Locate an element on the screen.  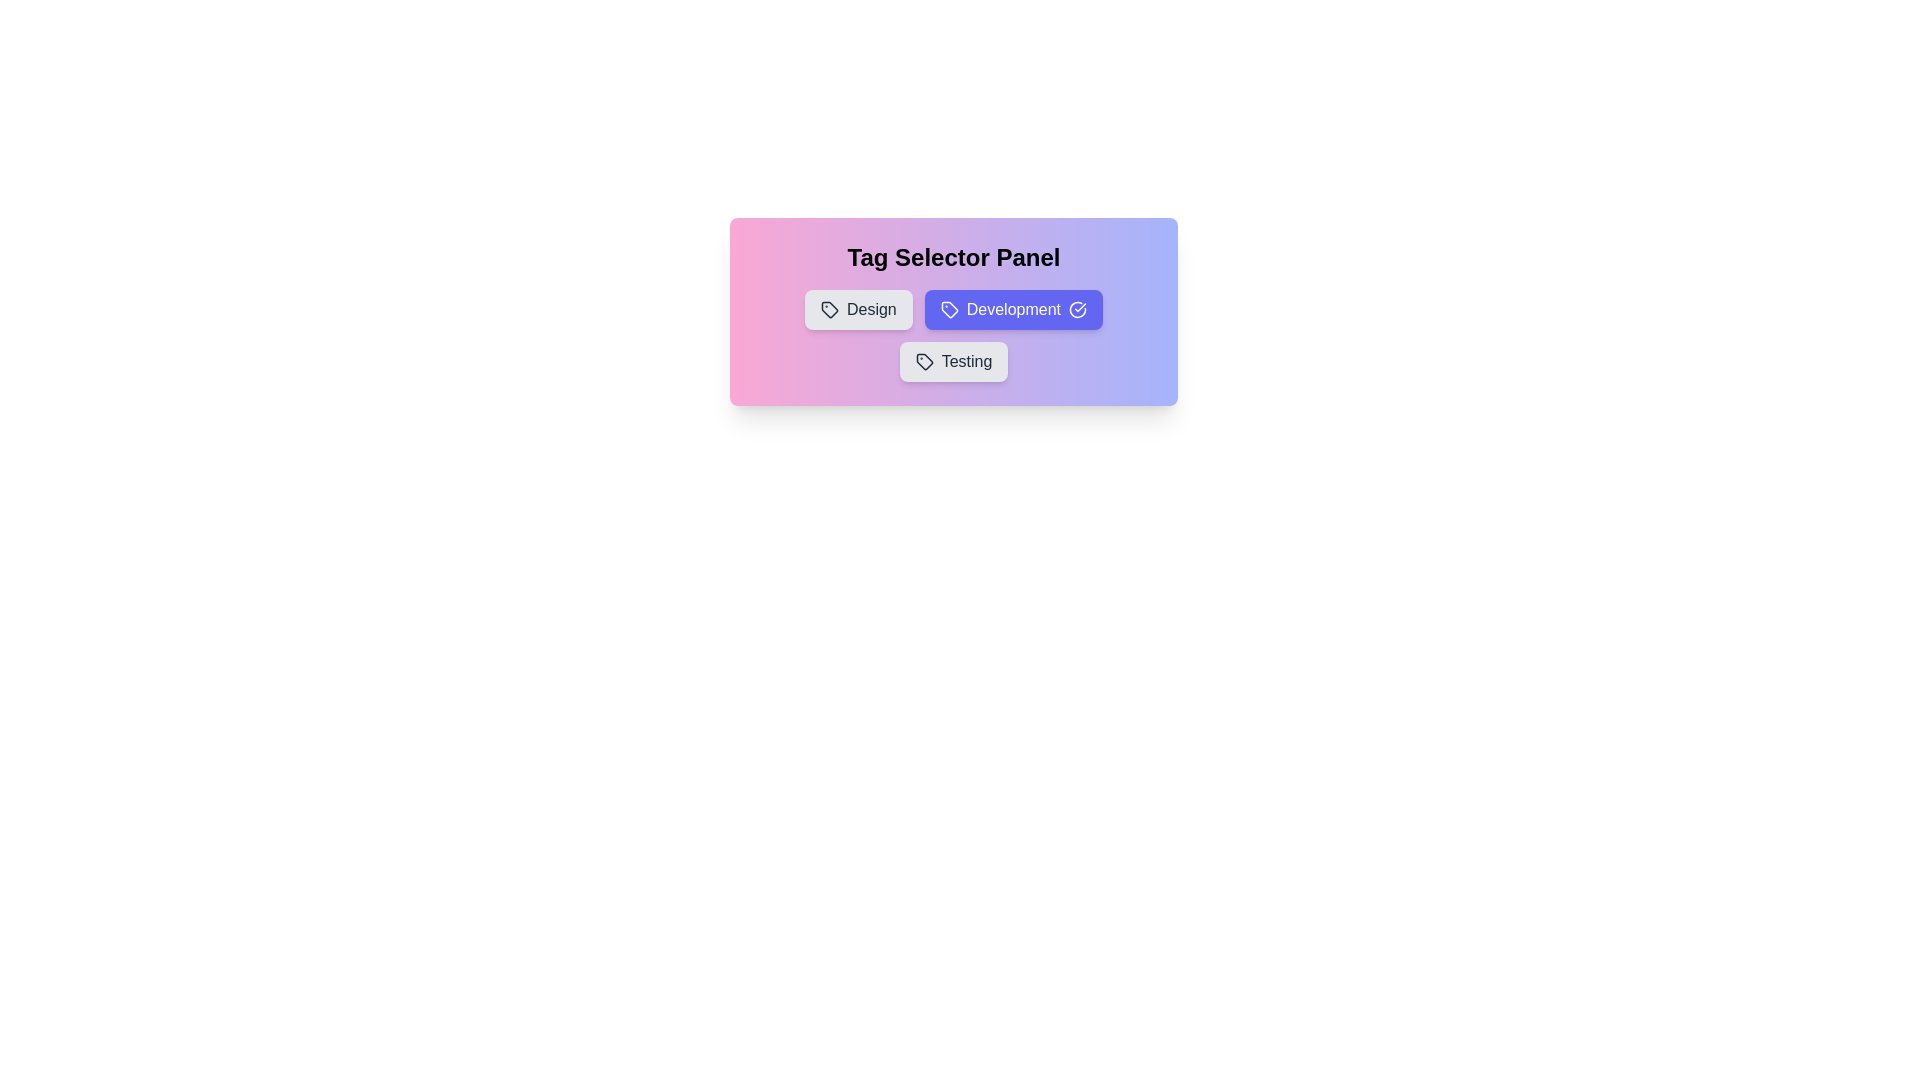
the tag labeled Design is located at coordinates (858, 309).